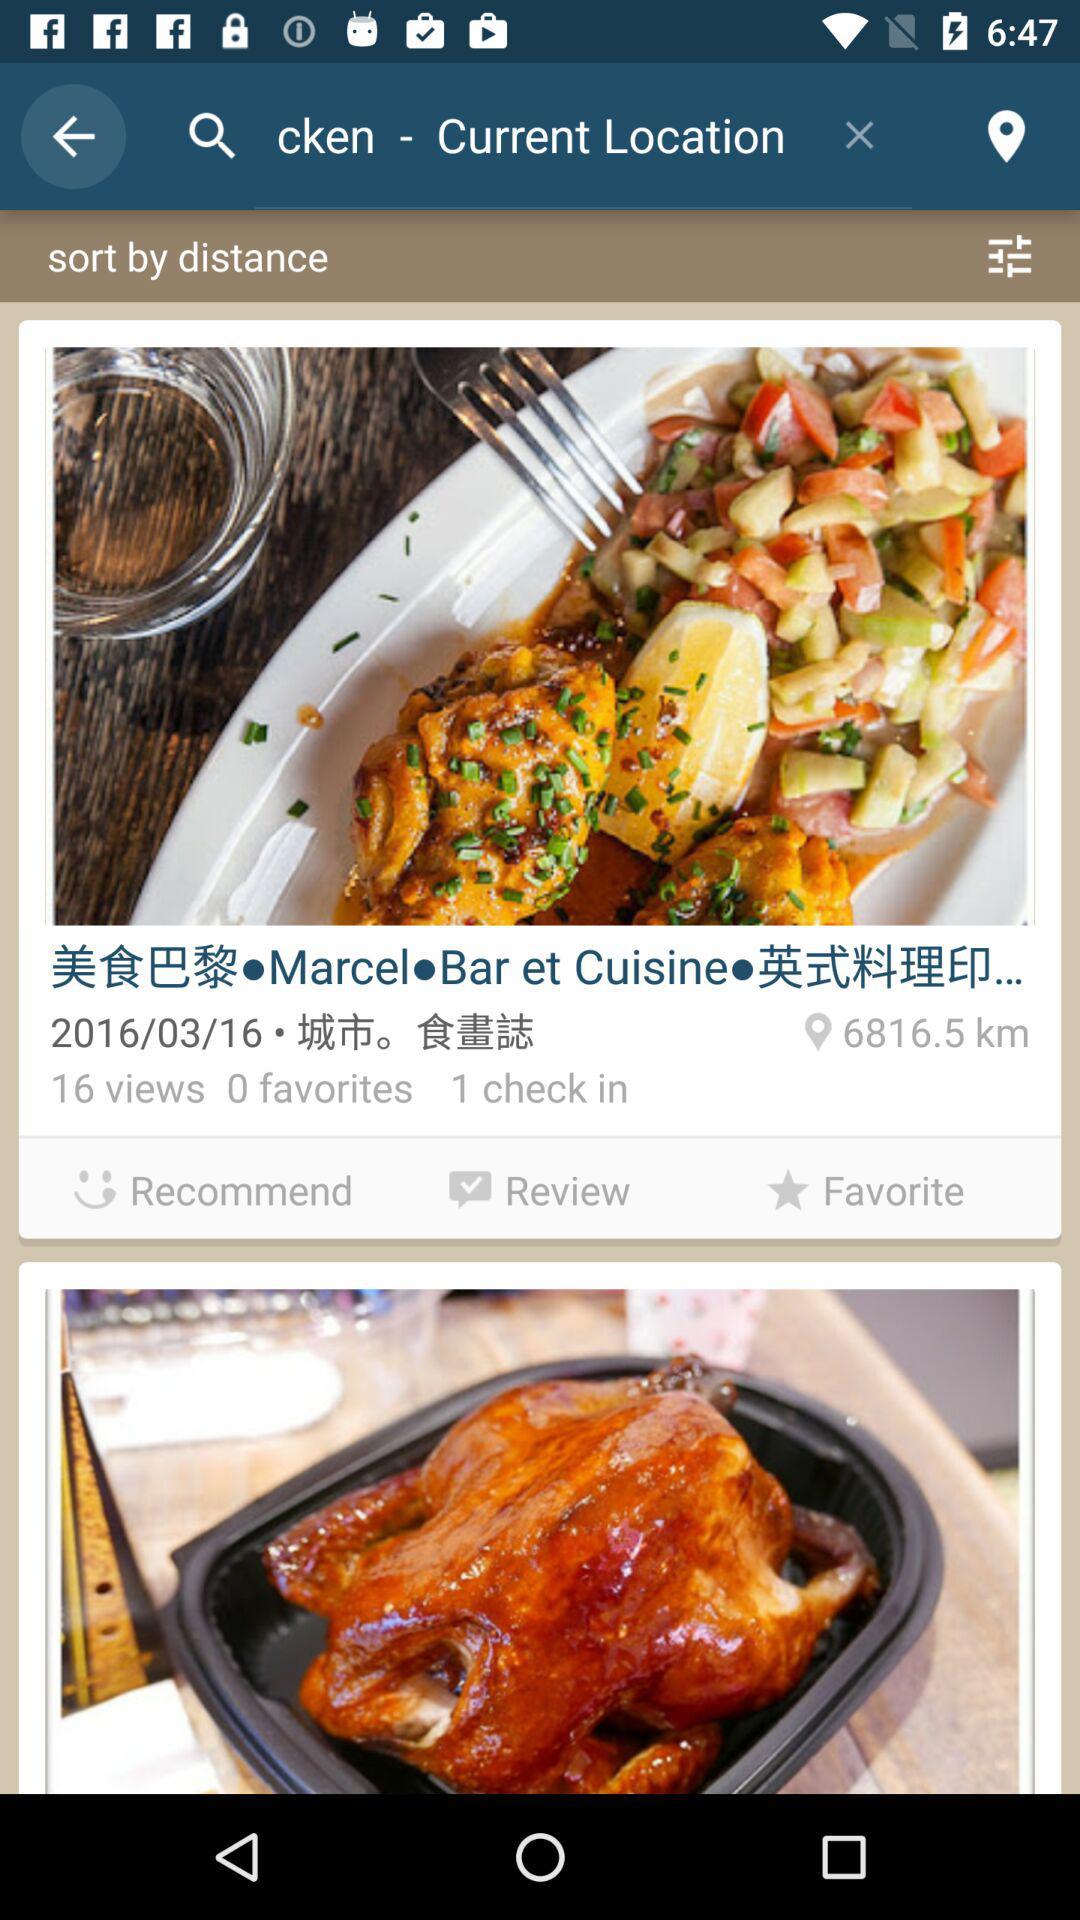 The width and height of the screenshot is (1080, 1920). What do you see at coordinates (540, 1184) in the screenshot?
I see `the icon next to favorite app` at bounding box center [540, 1184].